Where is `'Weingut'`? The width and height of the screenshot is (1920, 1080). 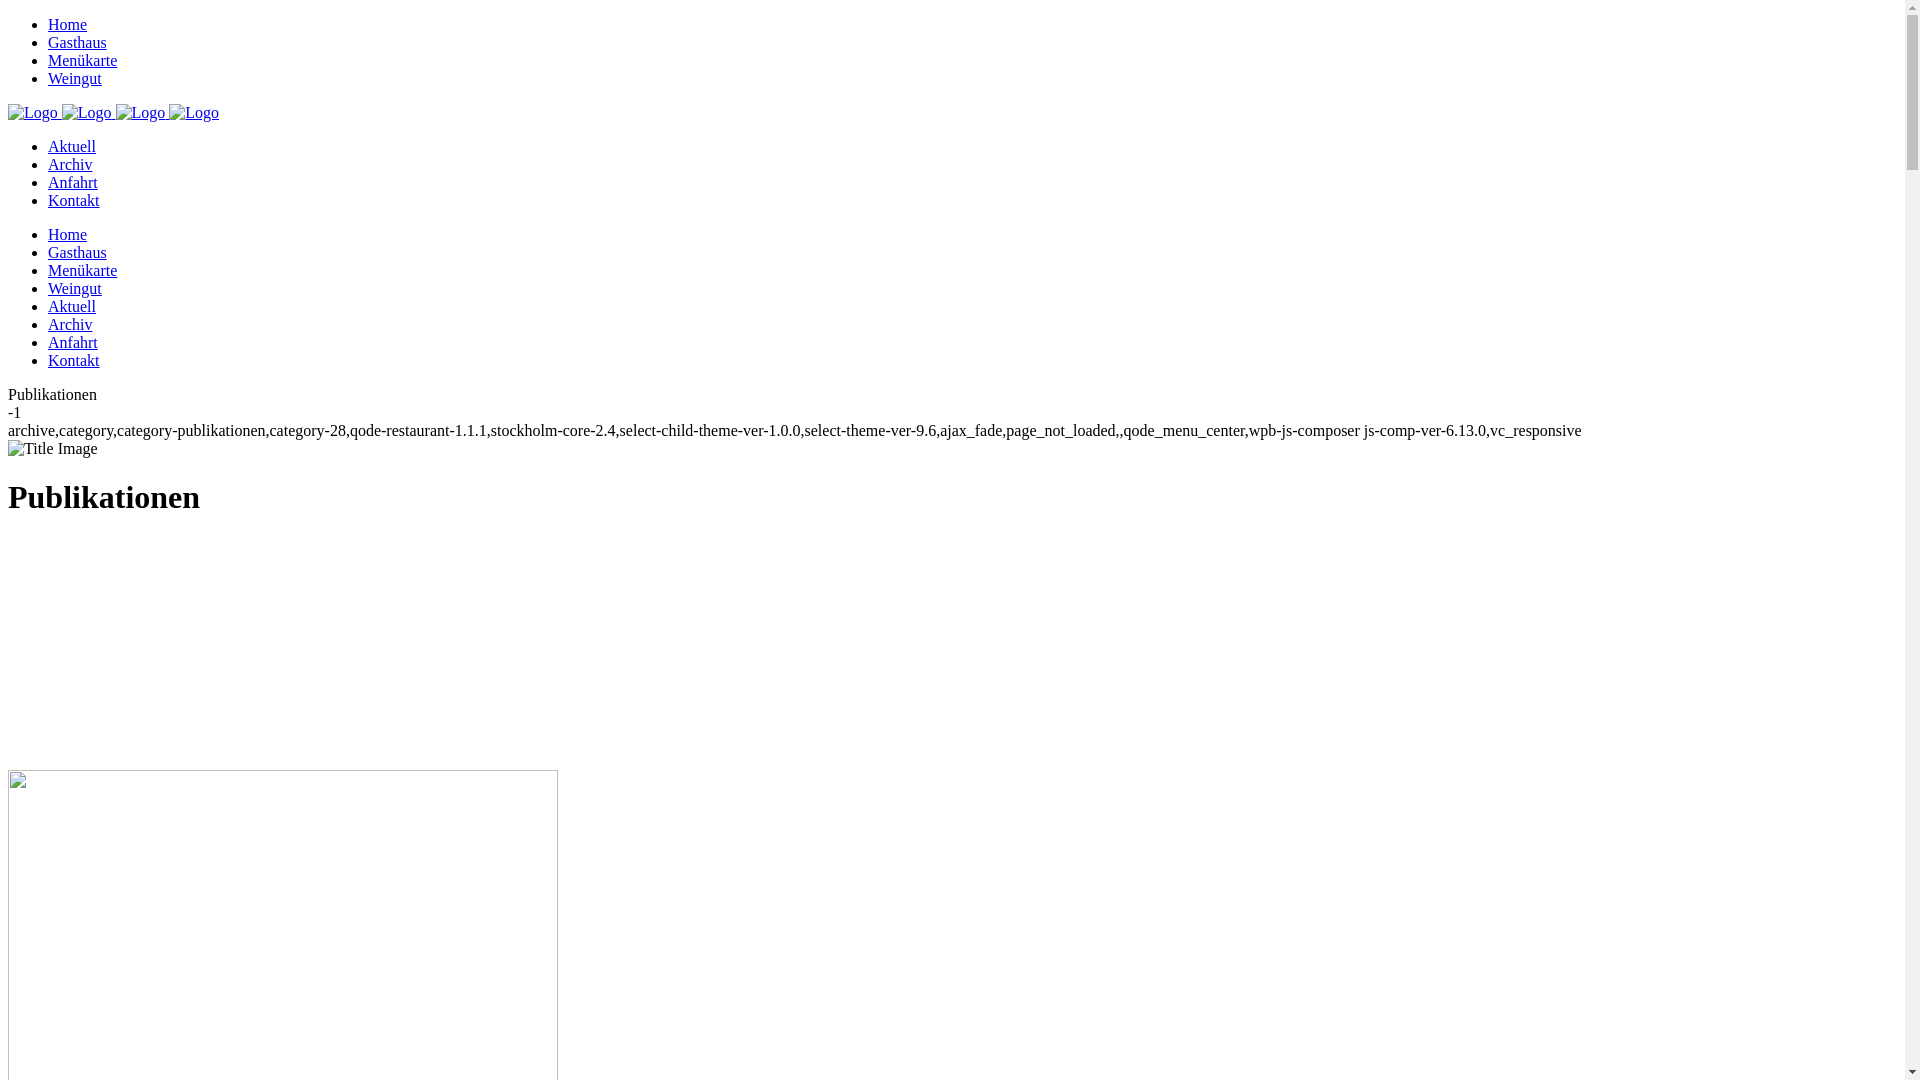 'Weingut' is located at coordinates (75, 288).